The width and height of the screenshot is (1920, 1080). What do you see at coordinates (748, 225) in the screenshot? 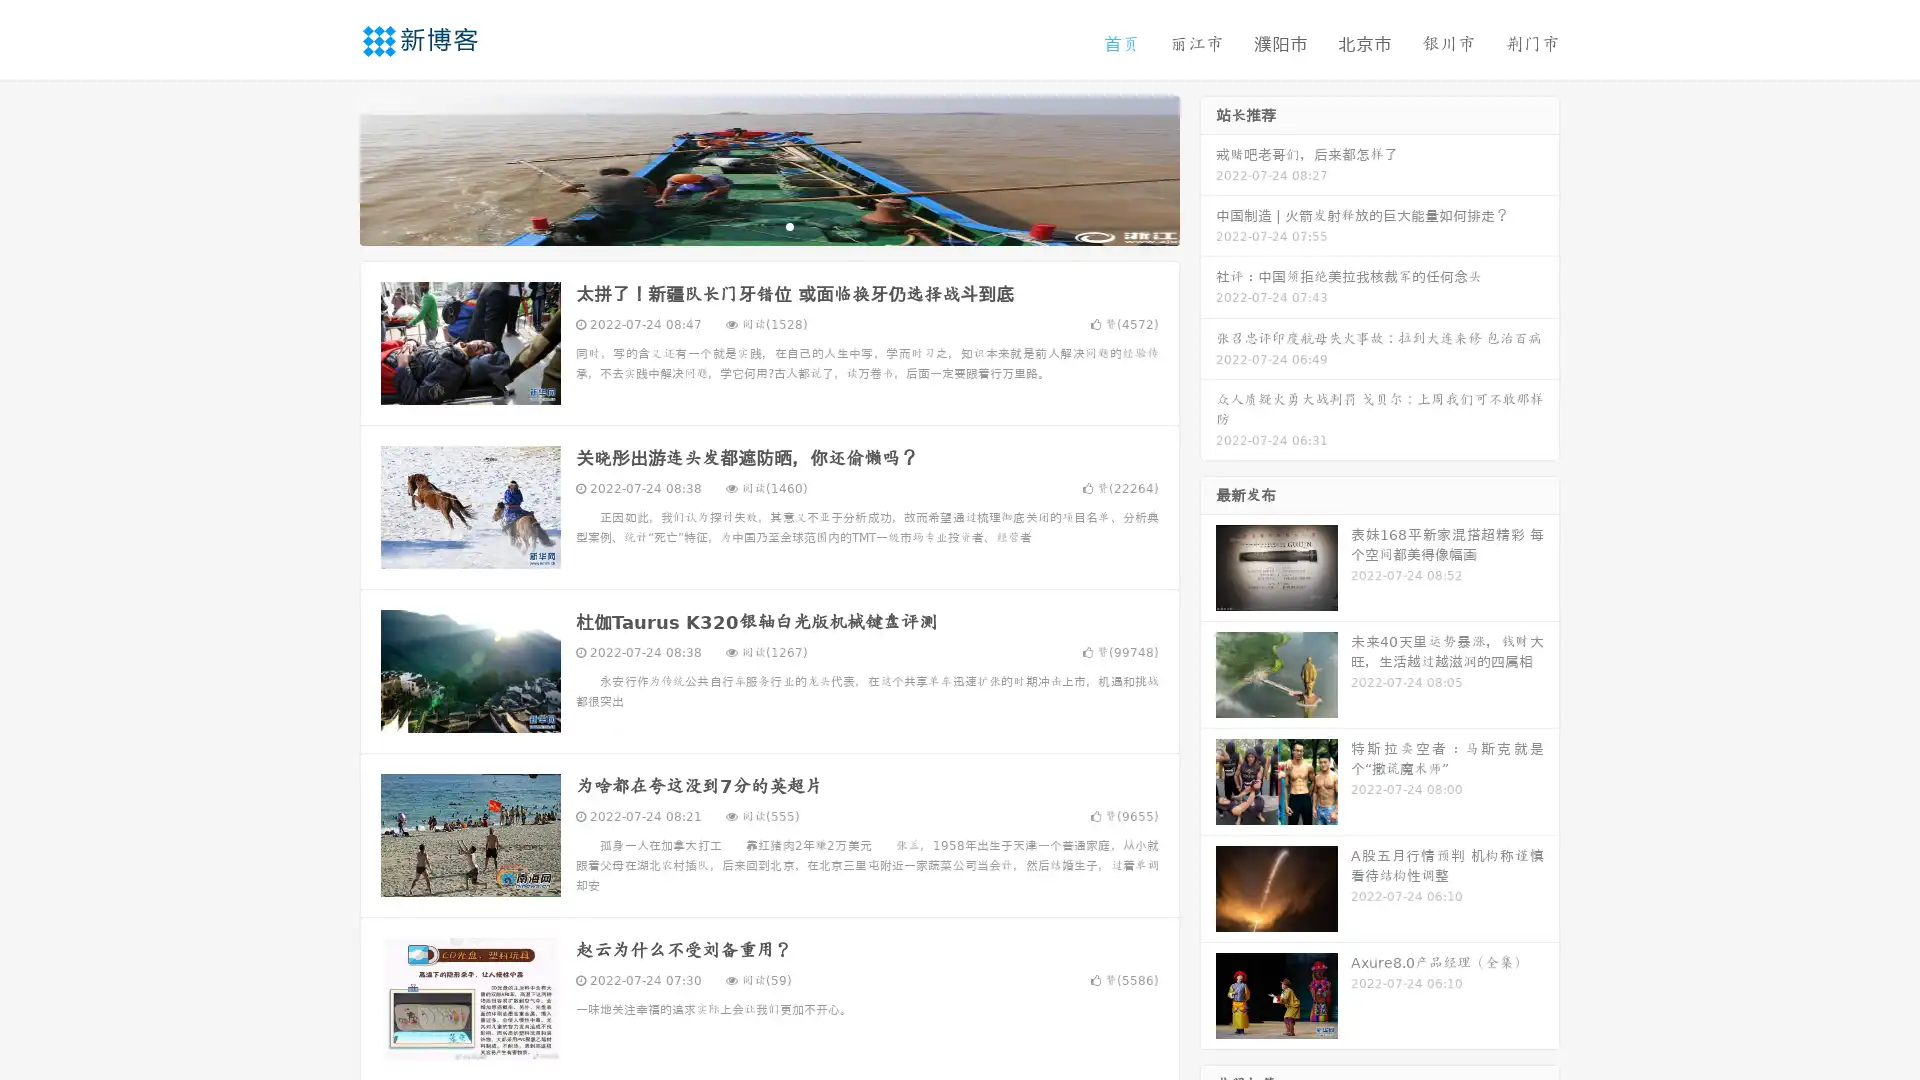
I see `Go to slide 1` at bounding box center [748, 225].